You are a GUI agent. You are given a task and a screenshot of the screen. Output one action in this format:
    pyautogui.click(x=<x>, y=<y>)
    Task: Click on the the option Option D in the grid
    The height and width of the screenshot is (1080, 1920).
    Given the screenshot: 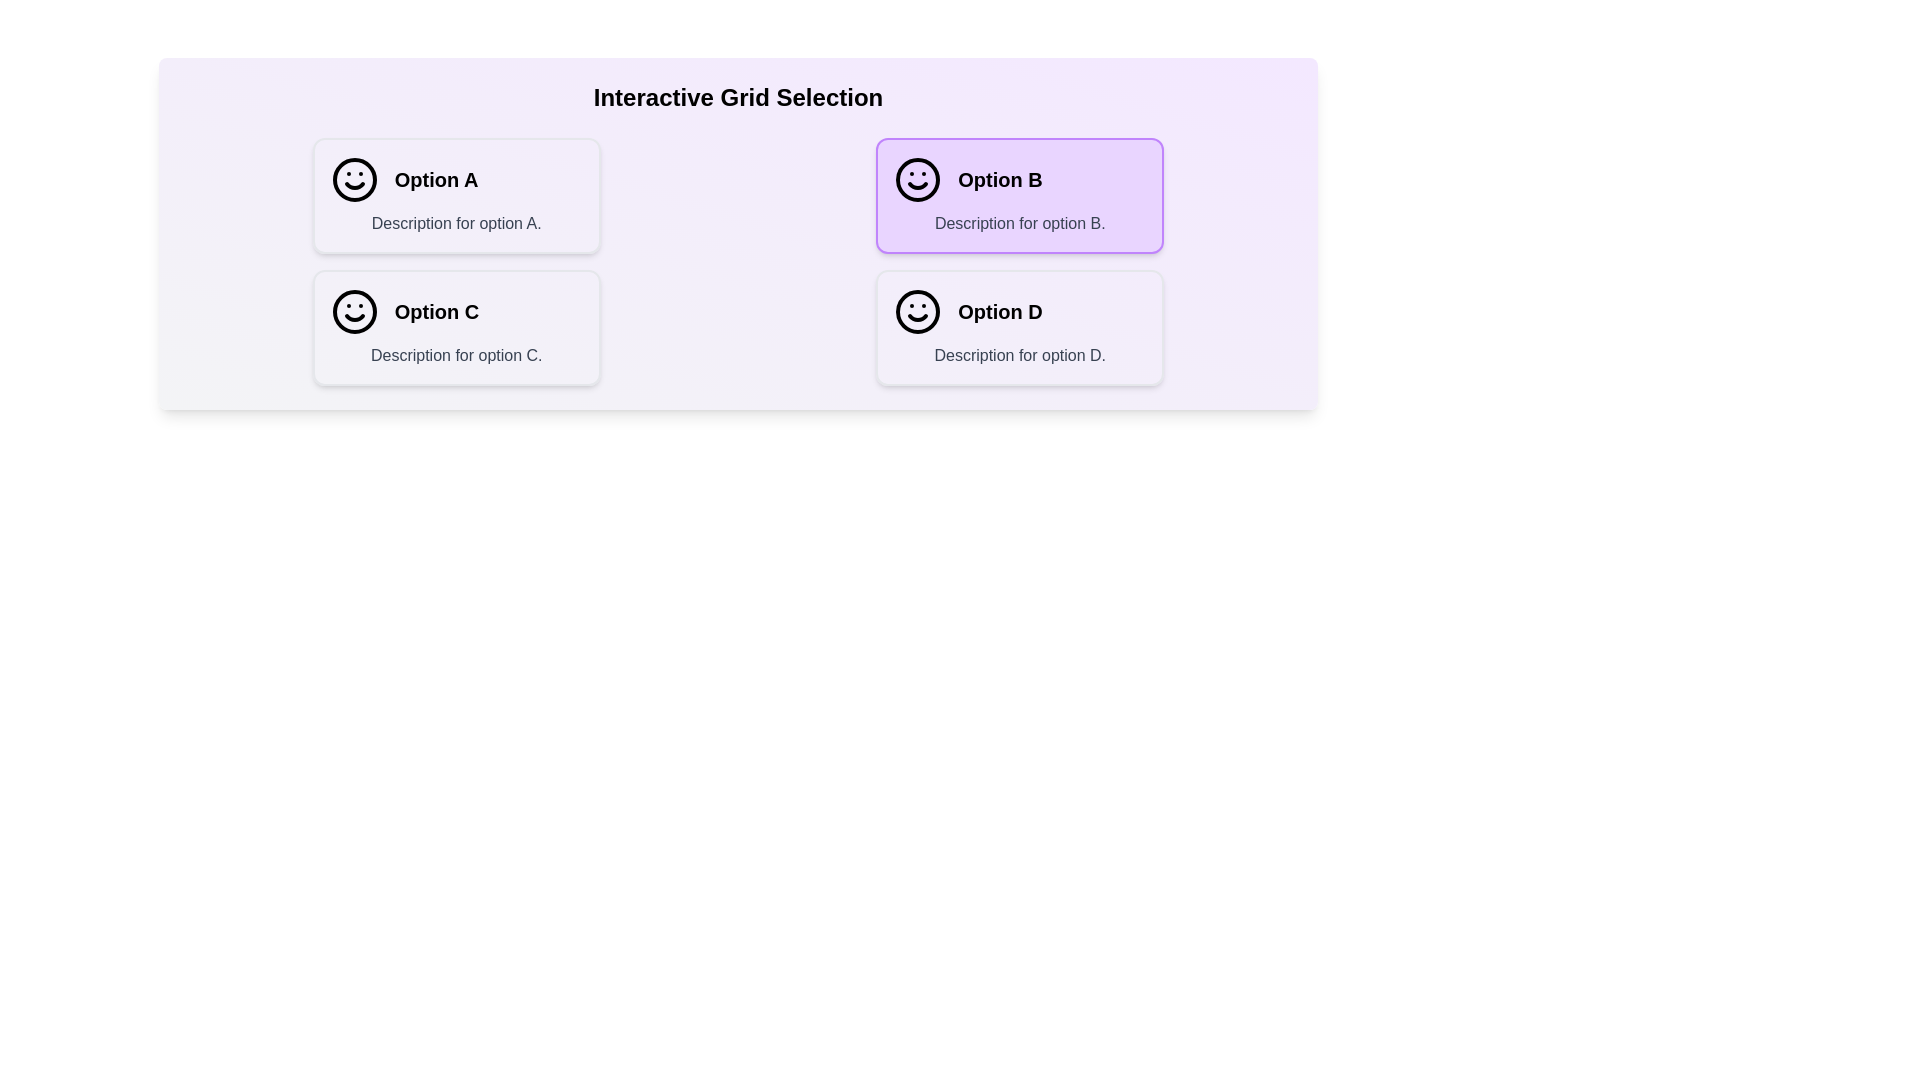 What is the action you would take?
    pyautogui.click(x=1020, y=326)
    